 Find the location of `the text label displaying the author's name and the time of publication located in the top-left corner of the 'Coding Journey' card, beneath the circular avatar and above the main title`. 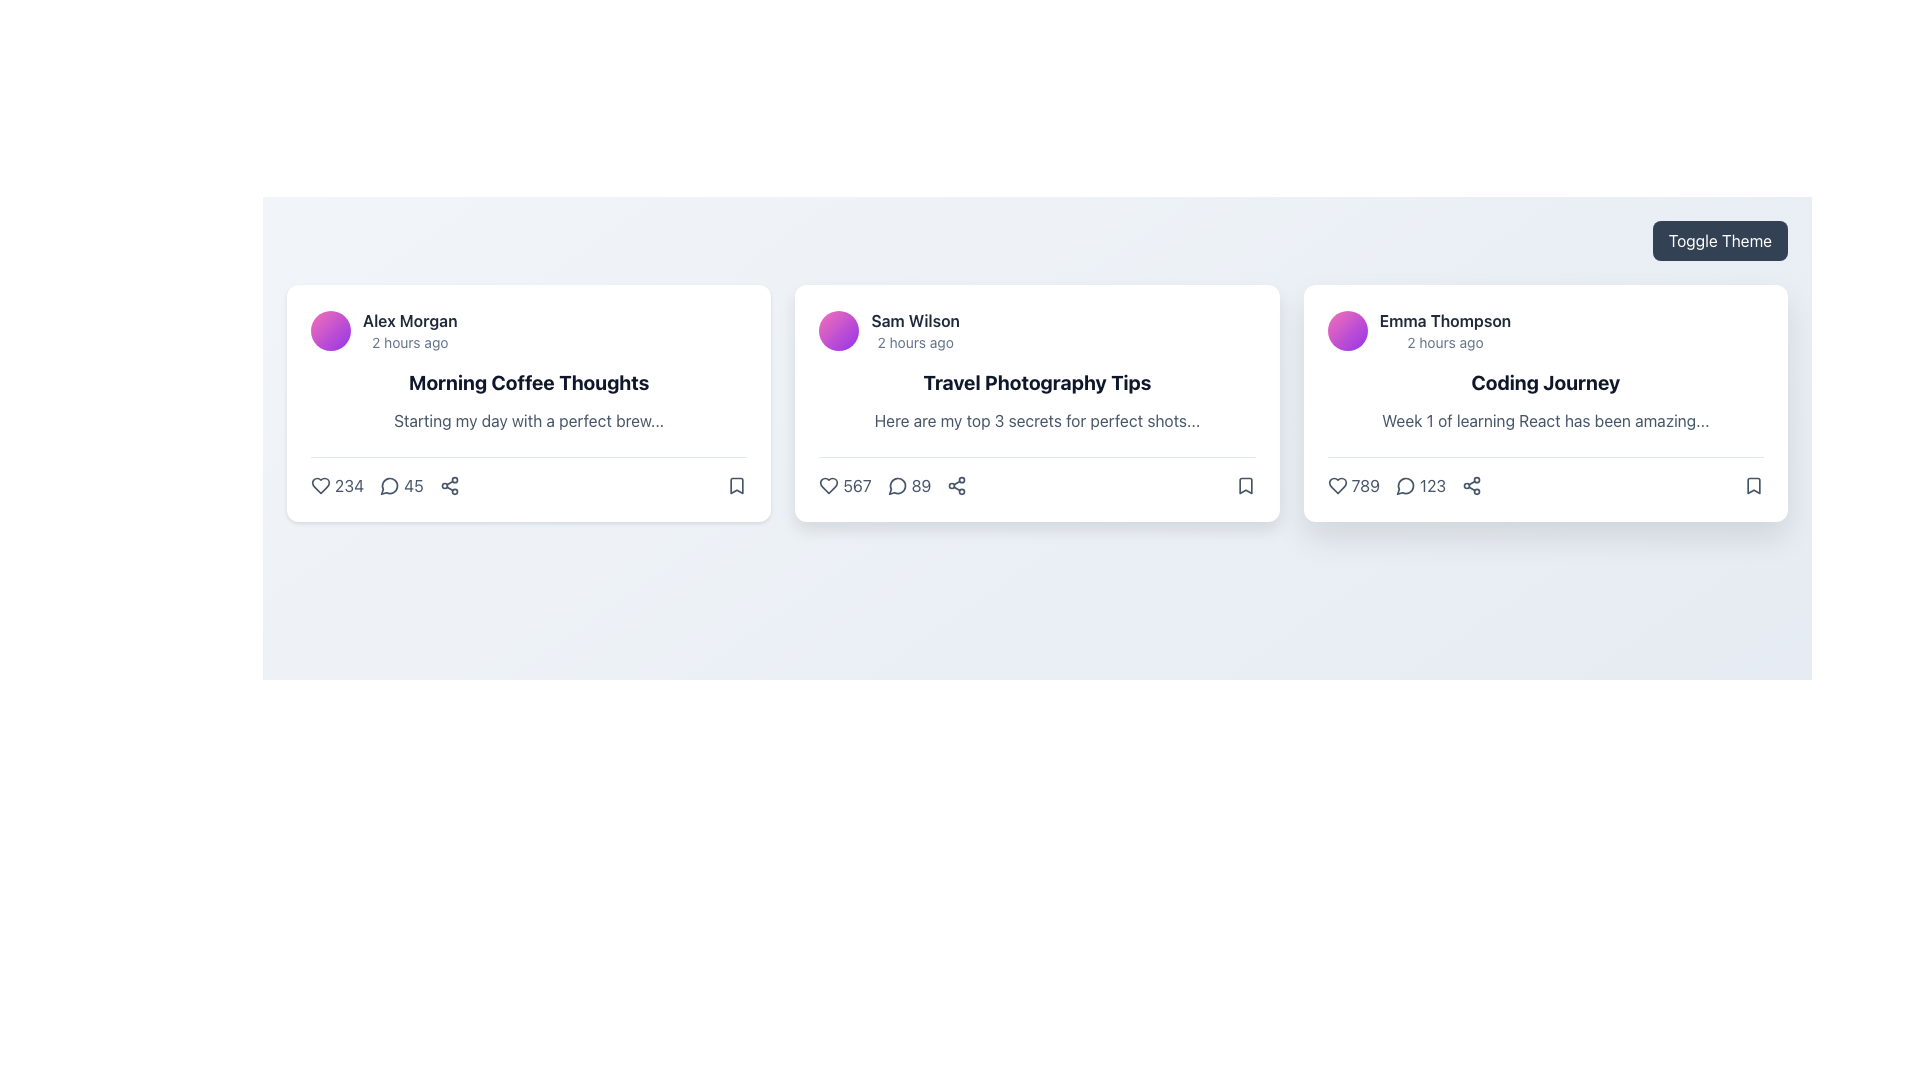

the text label displaying the author's name and the time of publication located in the top-left corner of the 'Coding Journey' card, beneath the circular avatar and above the main title is located at coordinates (1445, 330).